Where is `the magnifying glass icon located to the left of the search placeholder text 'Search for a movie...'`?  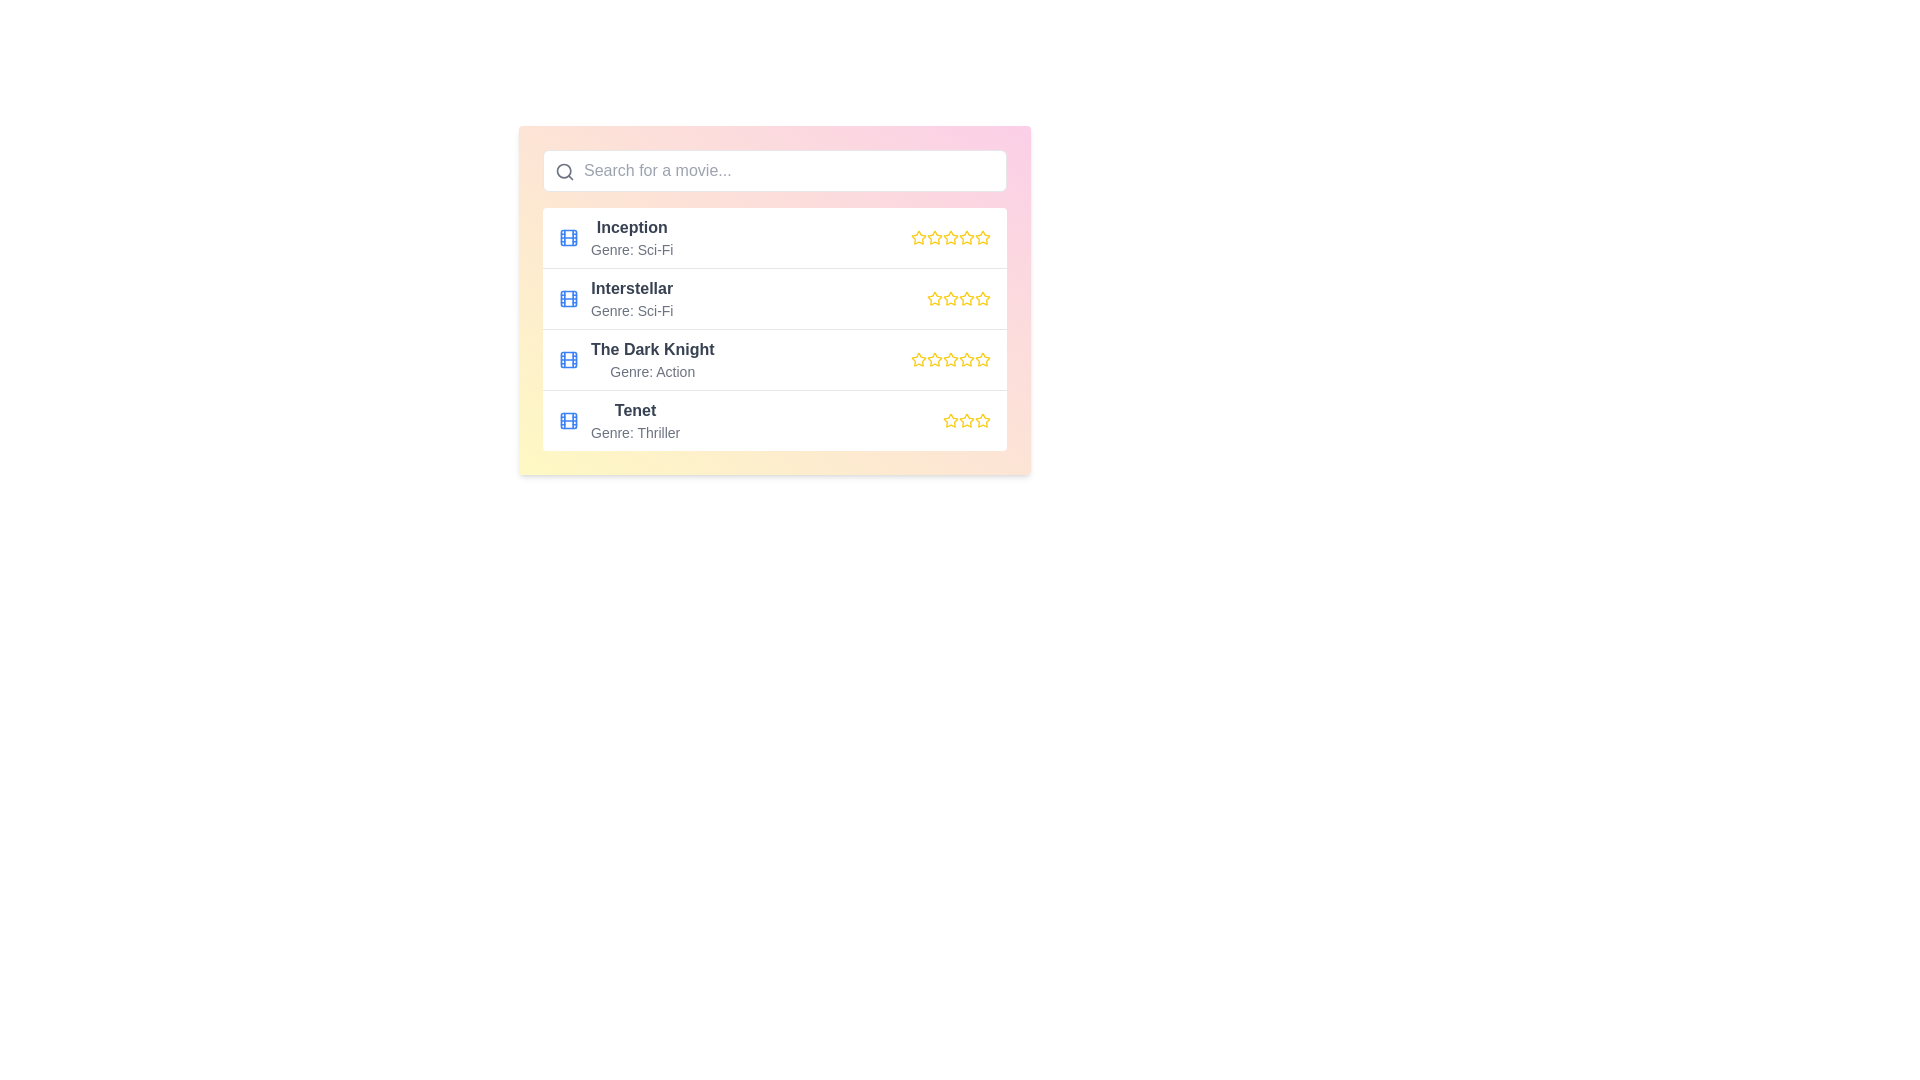 the magnifying glass icon located to the left of the search placeholder text 'Search for a movie...' is located at coordinates (564, 171).